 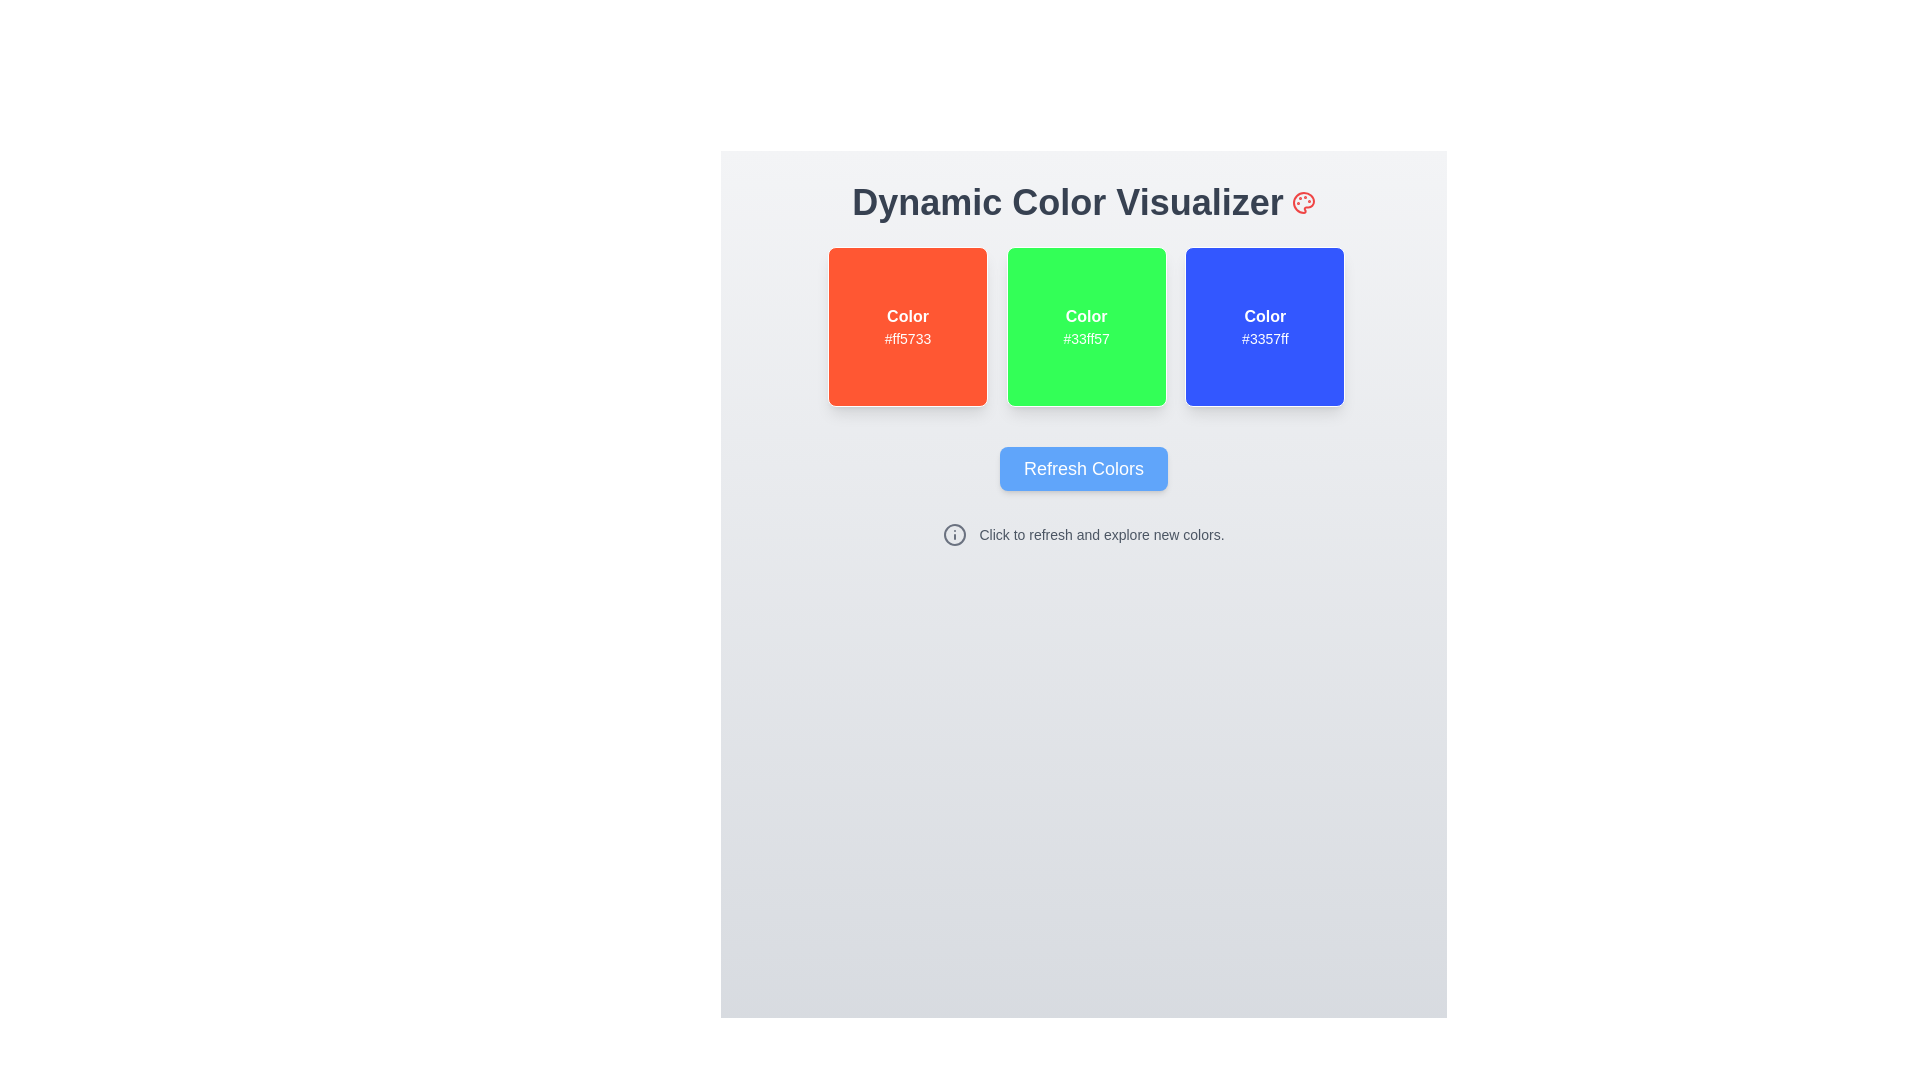 I want to click on the 'Refresh Colors' button, which is a blue rectangular button with white text located below the color sample squares, so click(x=1083, y=469).